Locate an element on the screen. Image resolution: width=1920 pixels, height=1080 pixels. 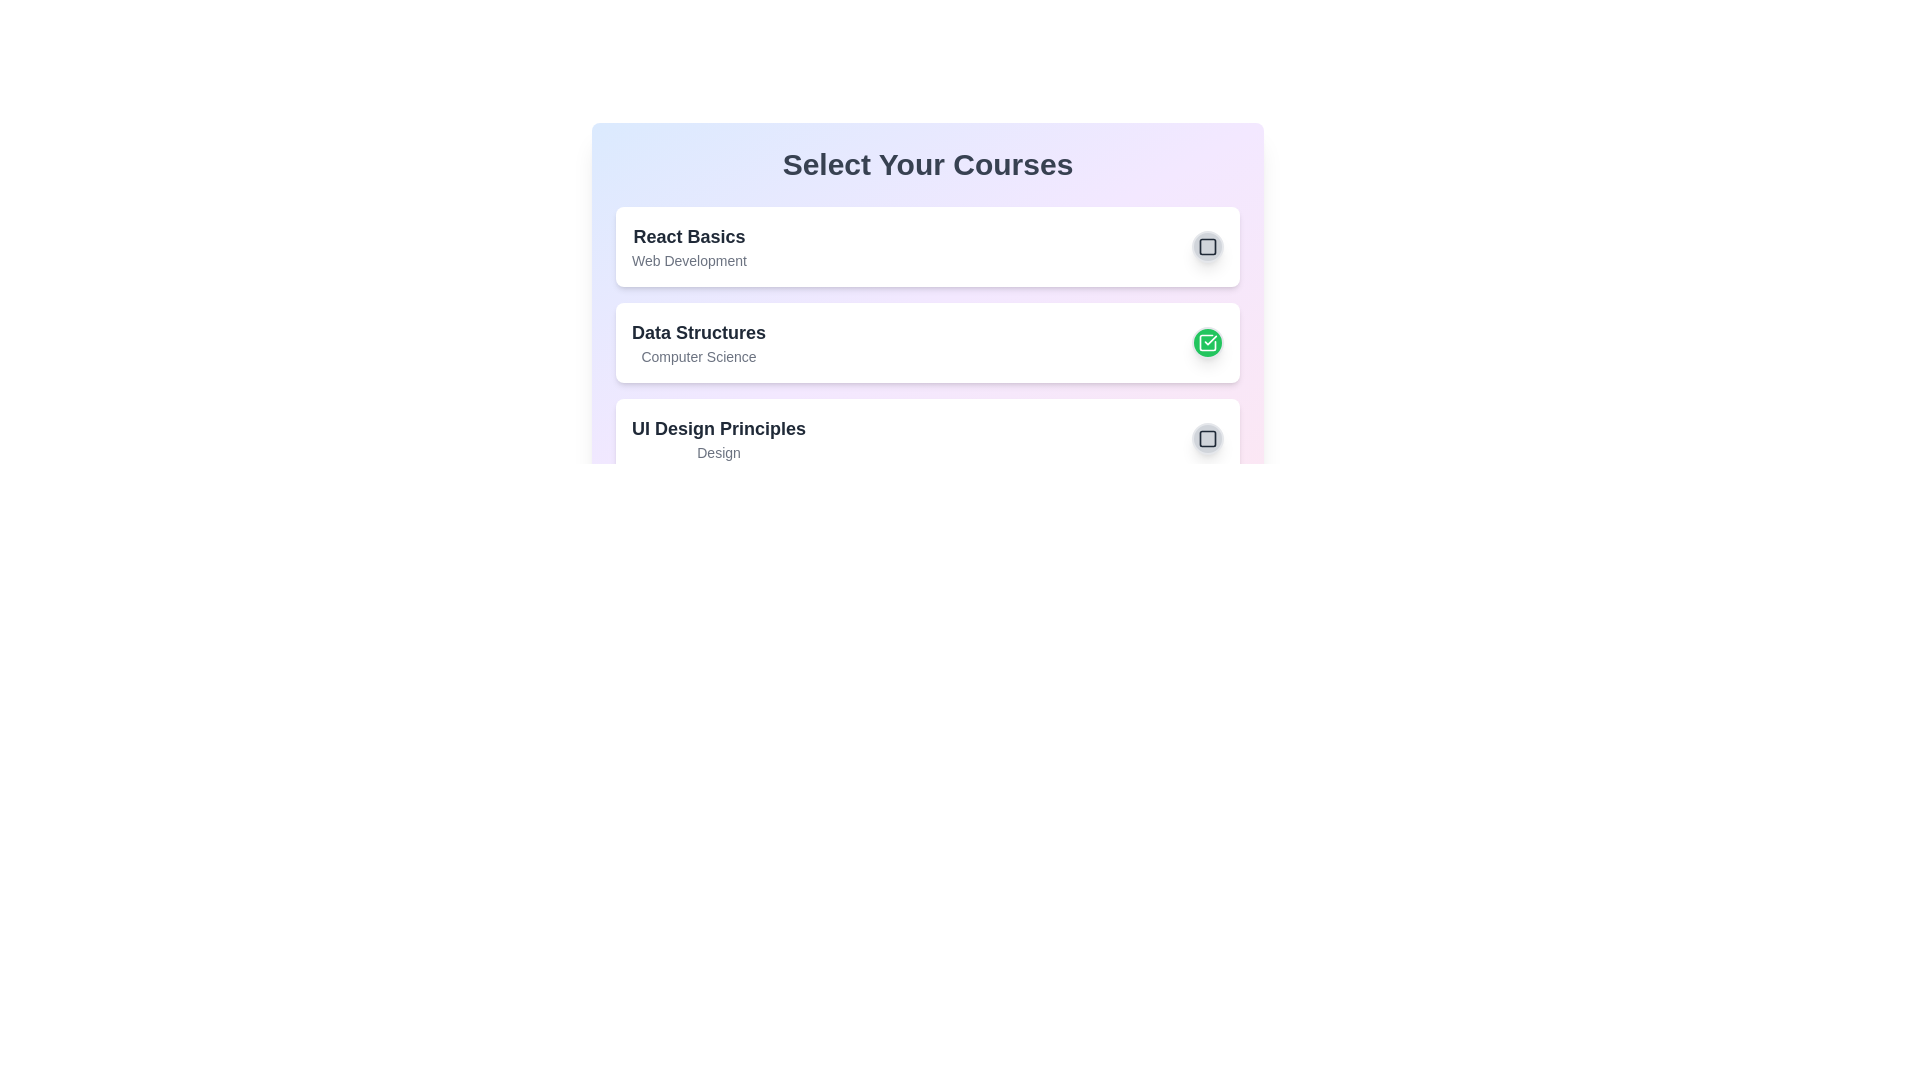
the main heading 'Select Your Courses' is located at coordinates (926, 164).